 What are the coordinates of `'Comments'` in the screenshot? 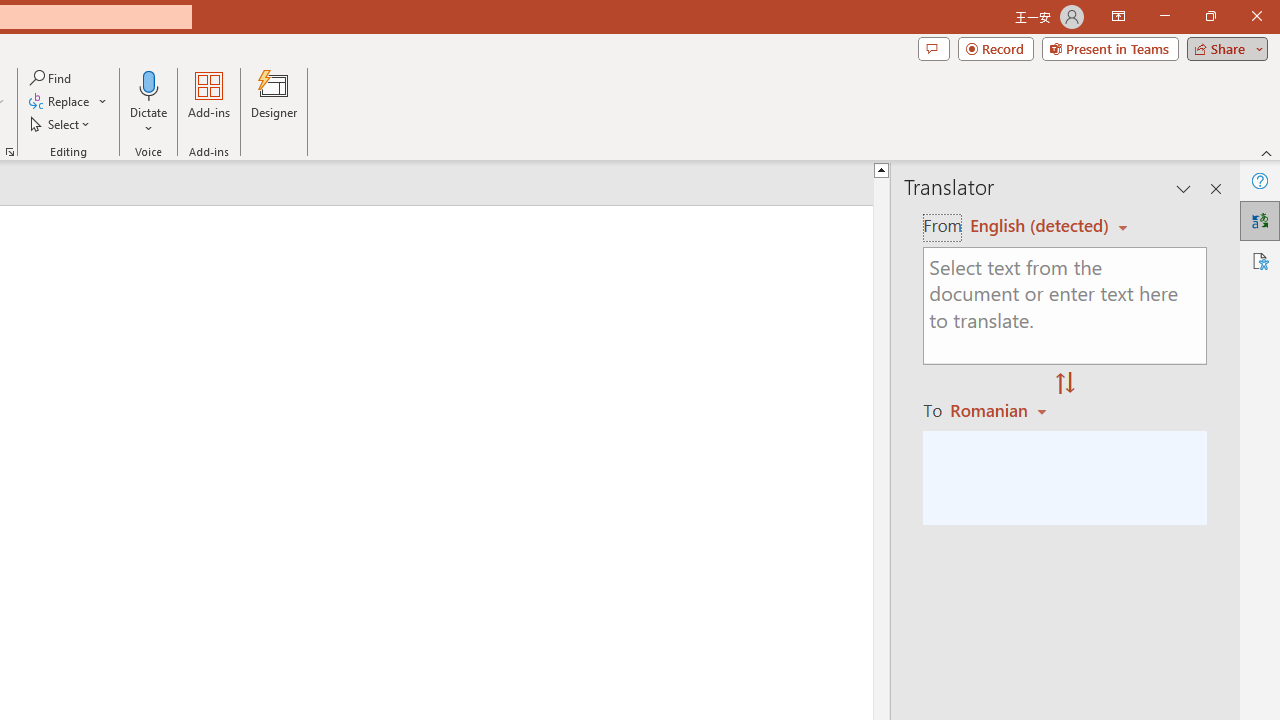 It's located at (932, 47).